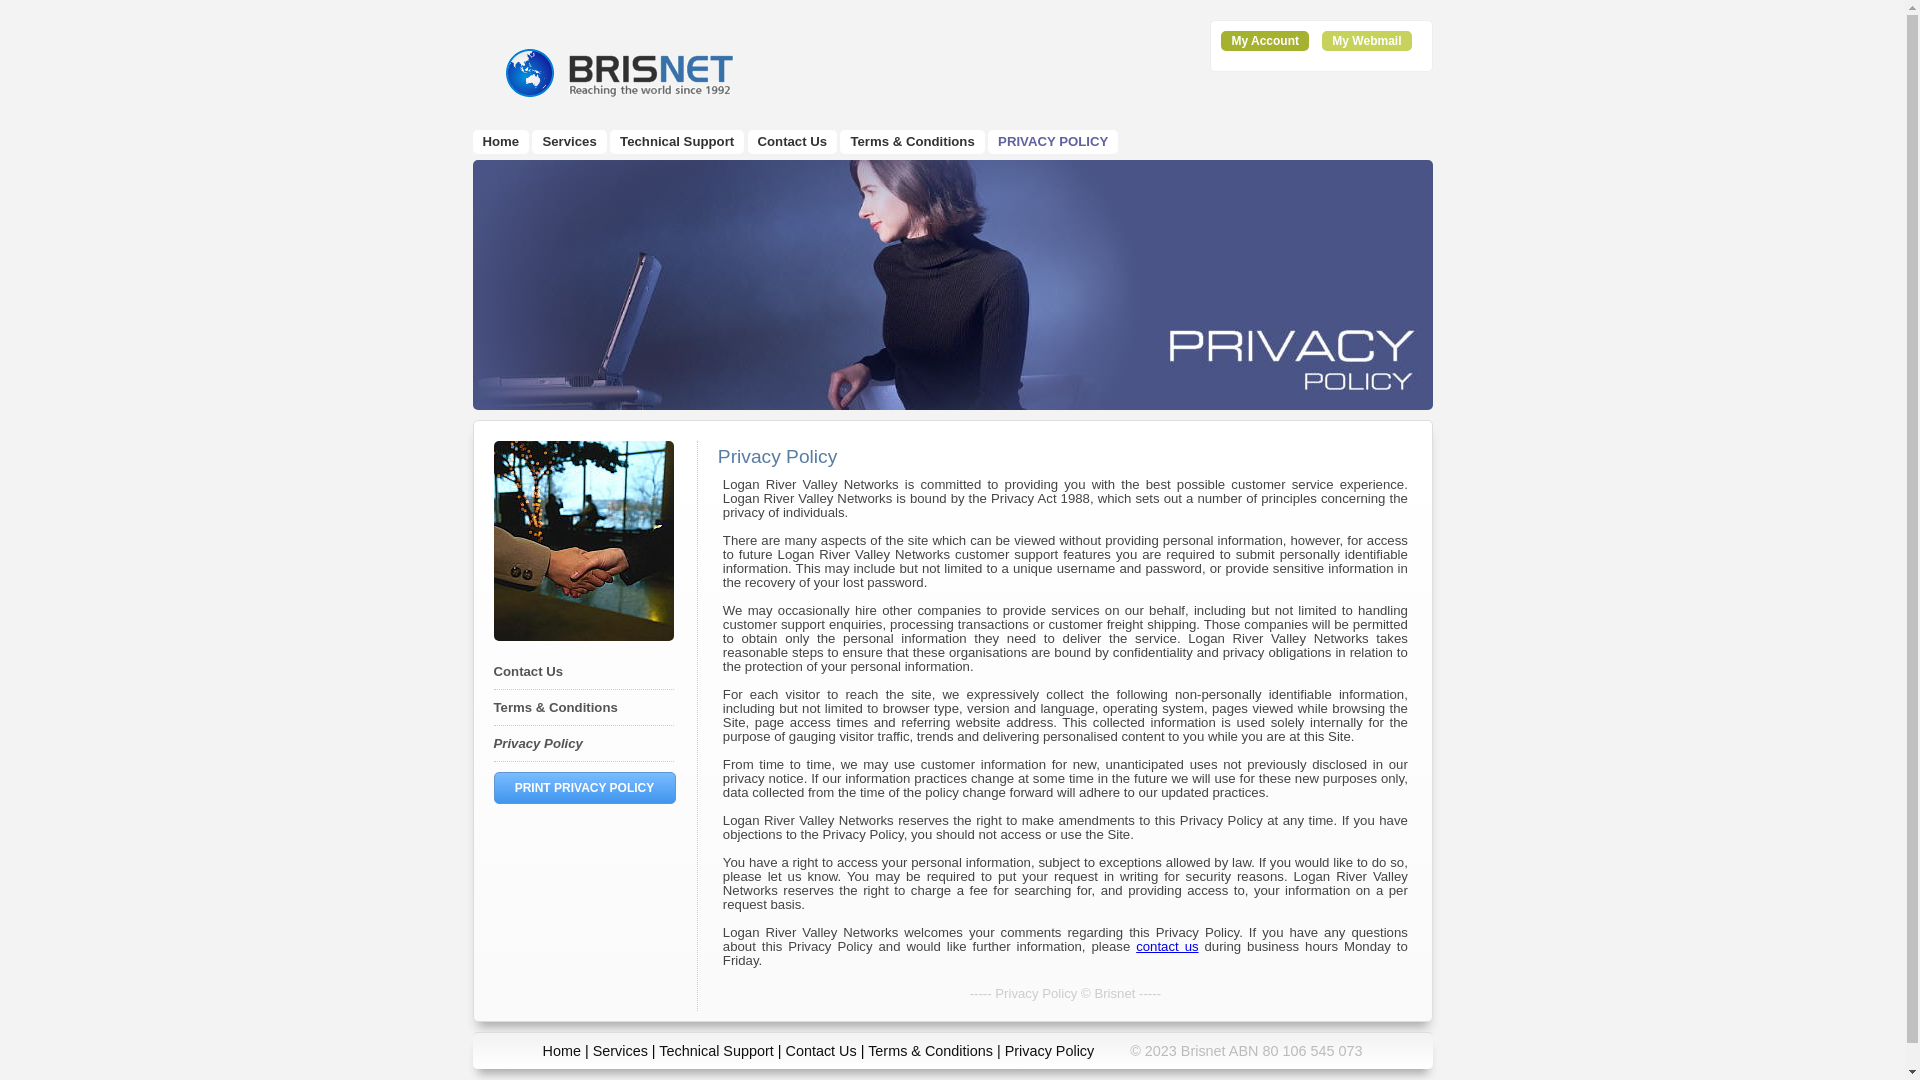 This screenshot has height=1080, width=1920. I want to click on 'Home', so click(560, 1049).